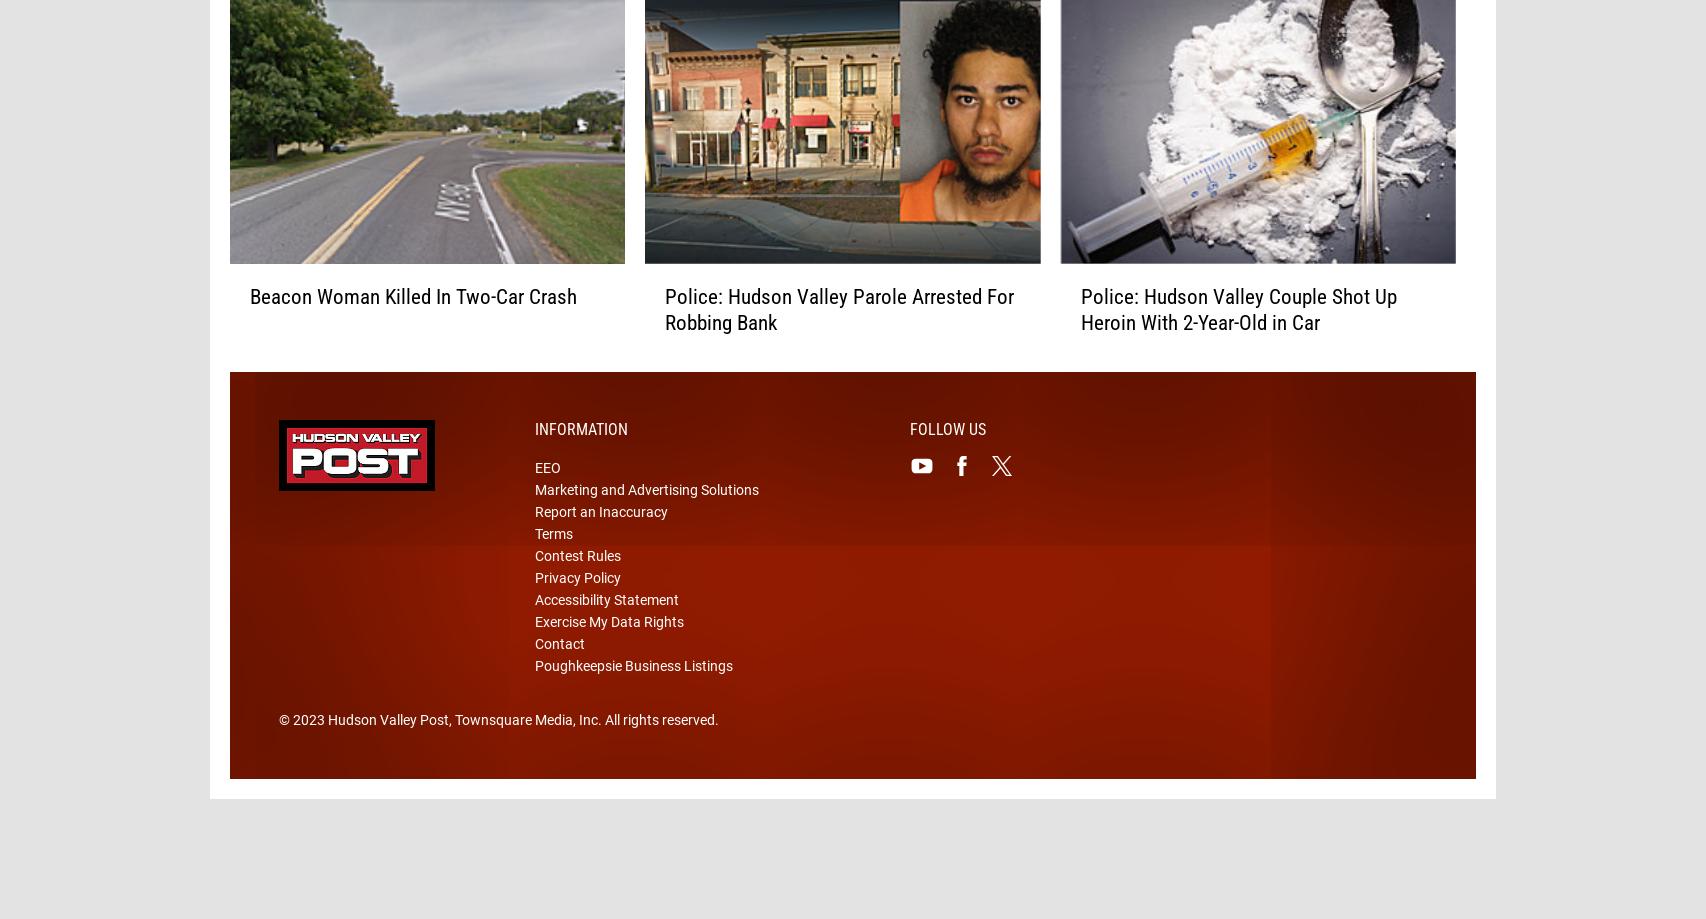 The width and height of the screenshot is (1706, 919). What do you see at coordinates (552, 565) in the screenshot?
I see `'Terms'` at bounding box center [552, 565].